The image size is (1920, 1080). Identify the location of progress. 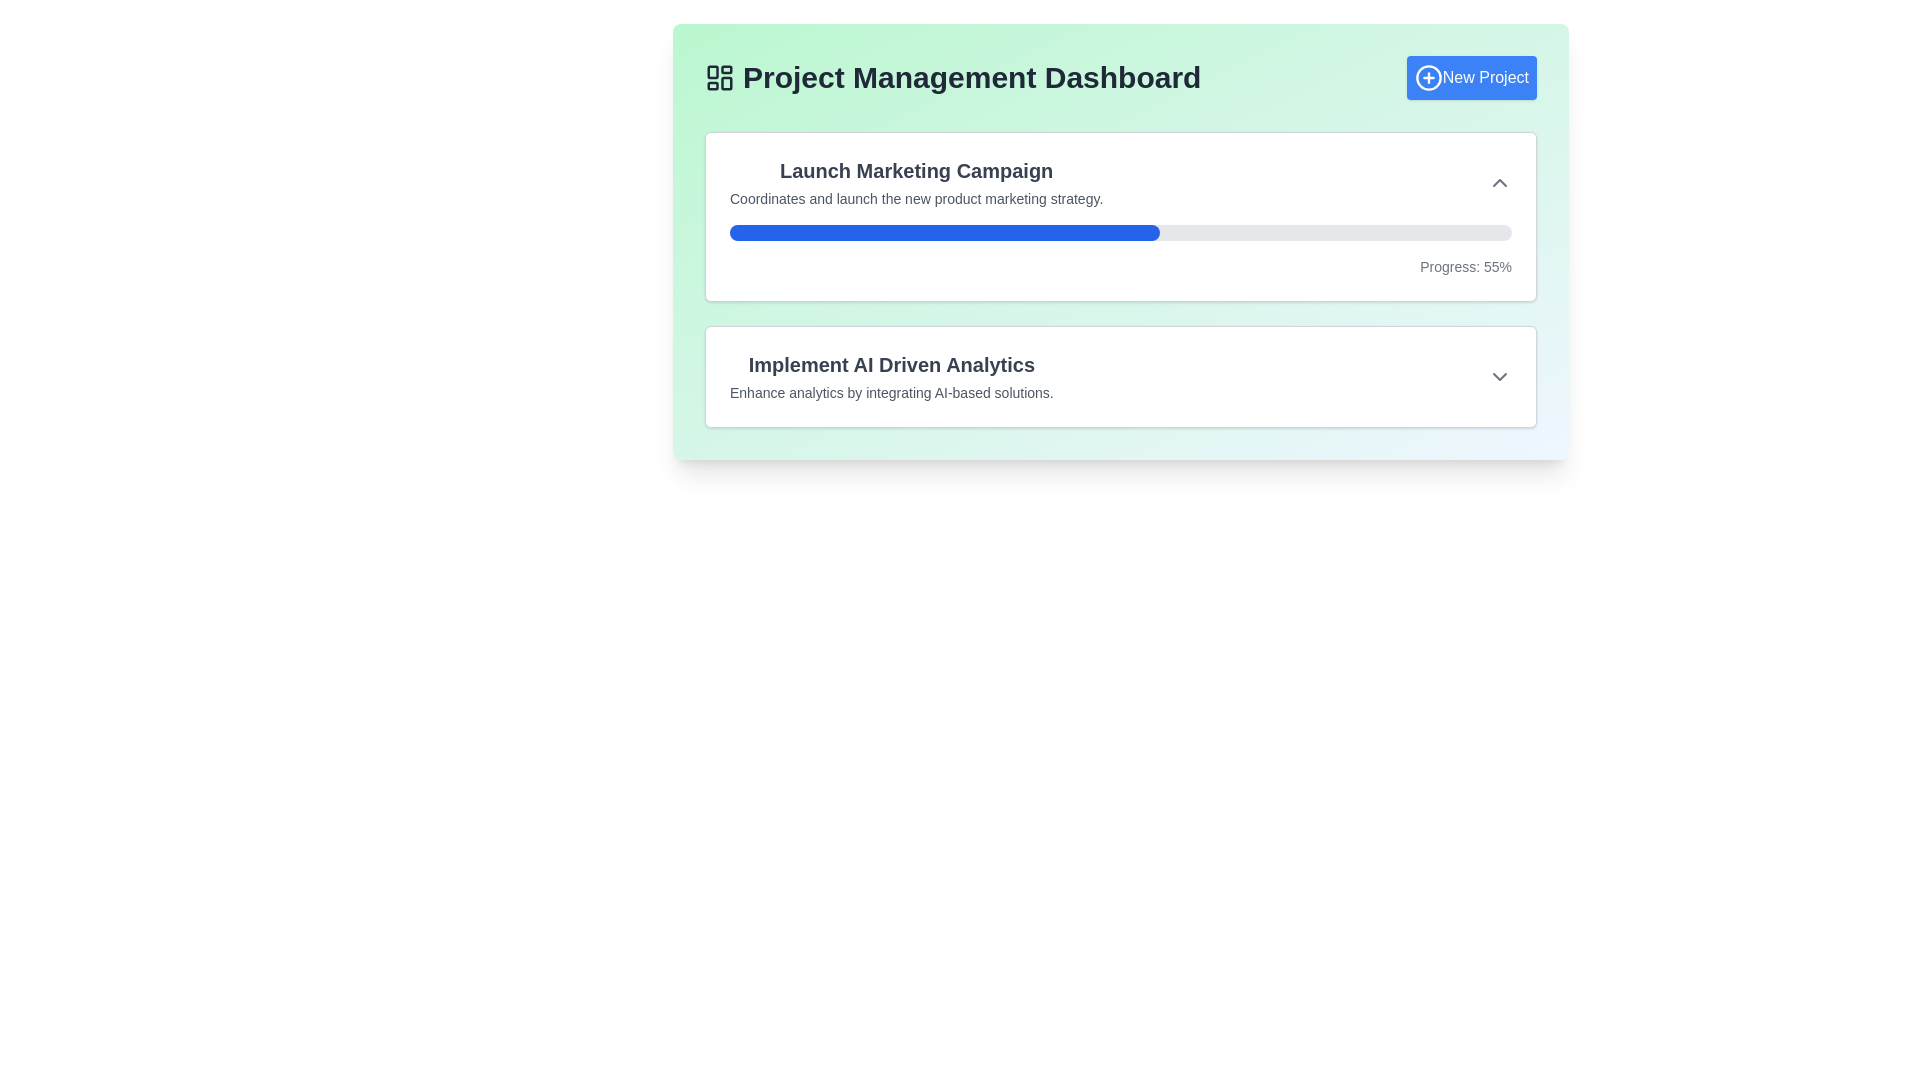
(948, 231).